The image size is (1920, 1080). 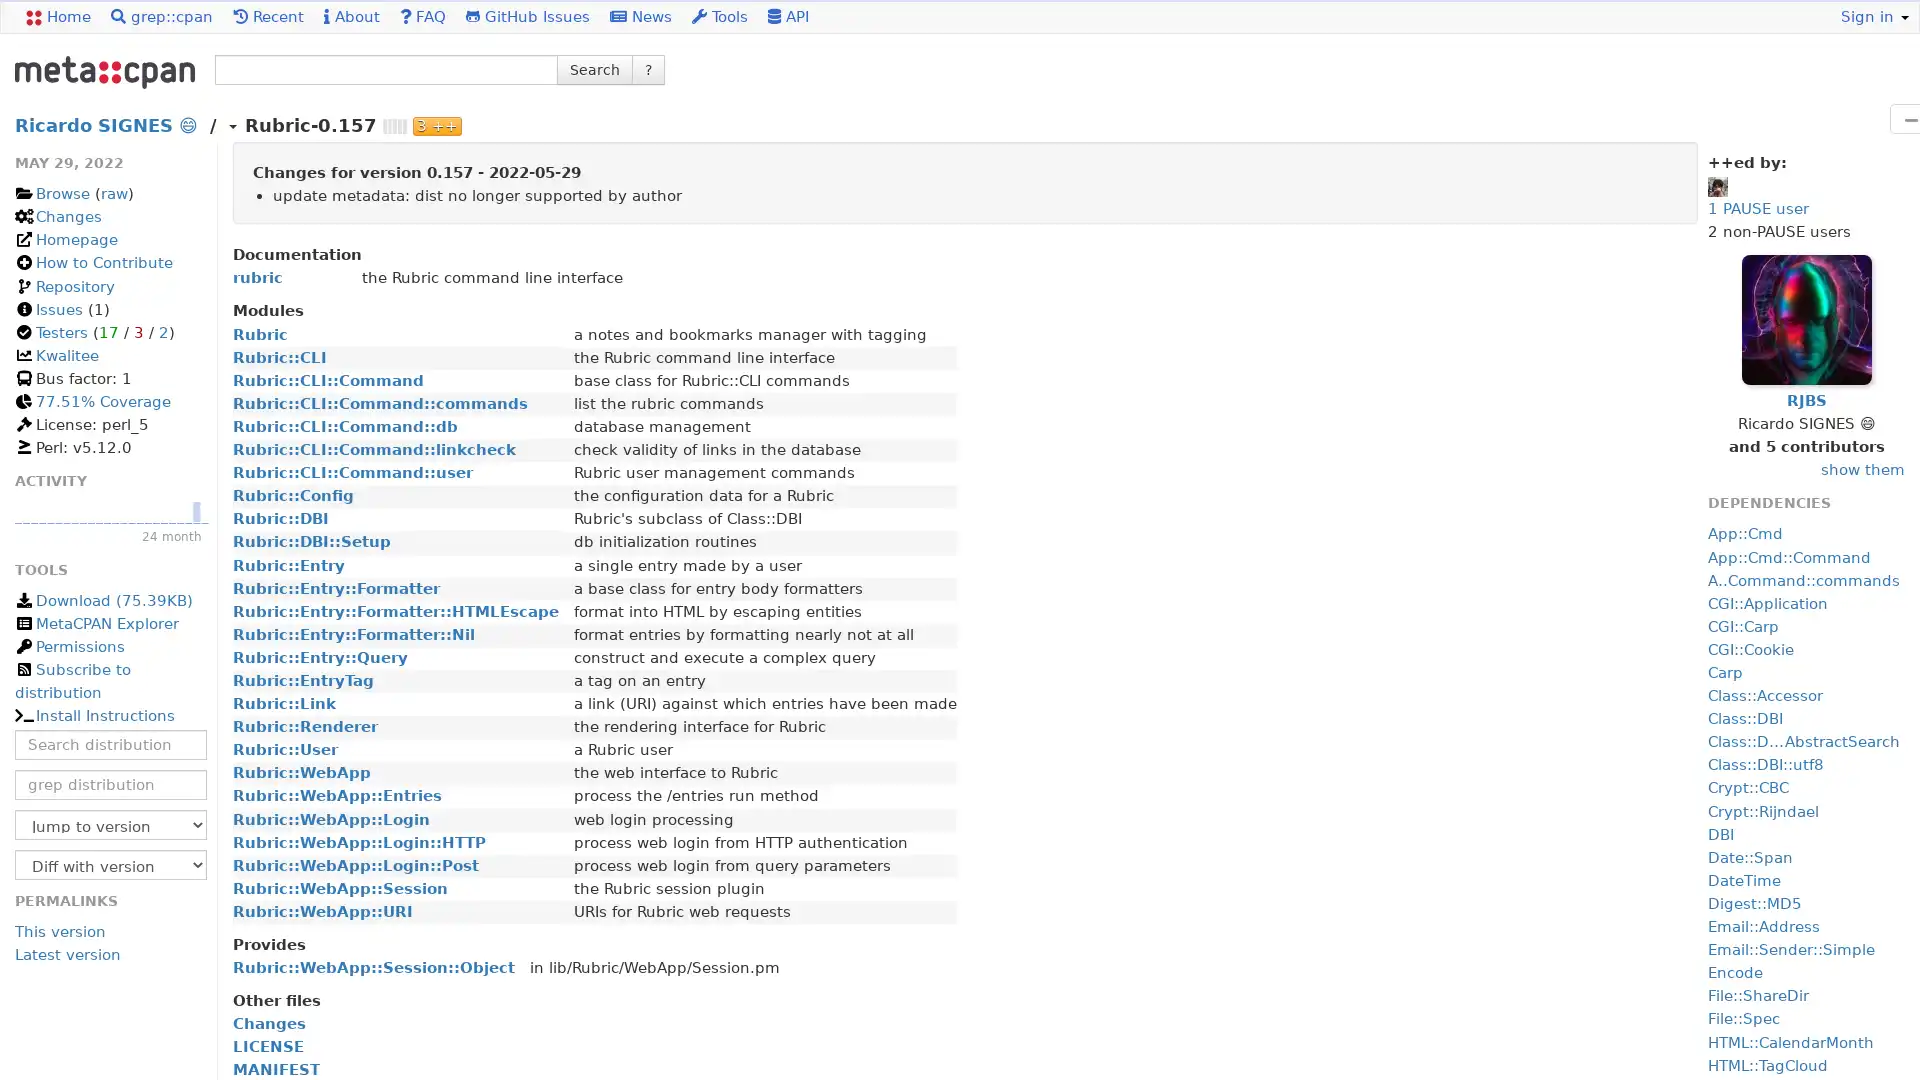 I want to click on Search, so click(x=594, y=68).